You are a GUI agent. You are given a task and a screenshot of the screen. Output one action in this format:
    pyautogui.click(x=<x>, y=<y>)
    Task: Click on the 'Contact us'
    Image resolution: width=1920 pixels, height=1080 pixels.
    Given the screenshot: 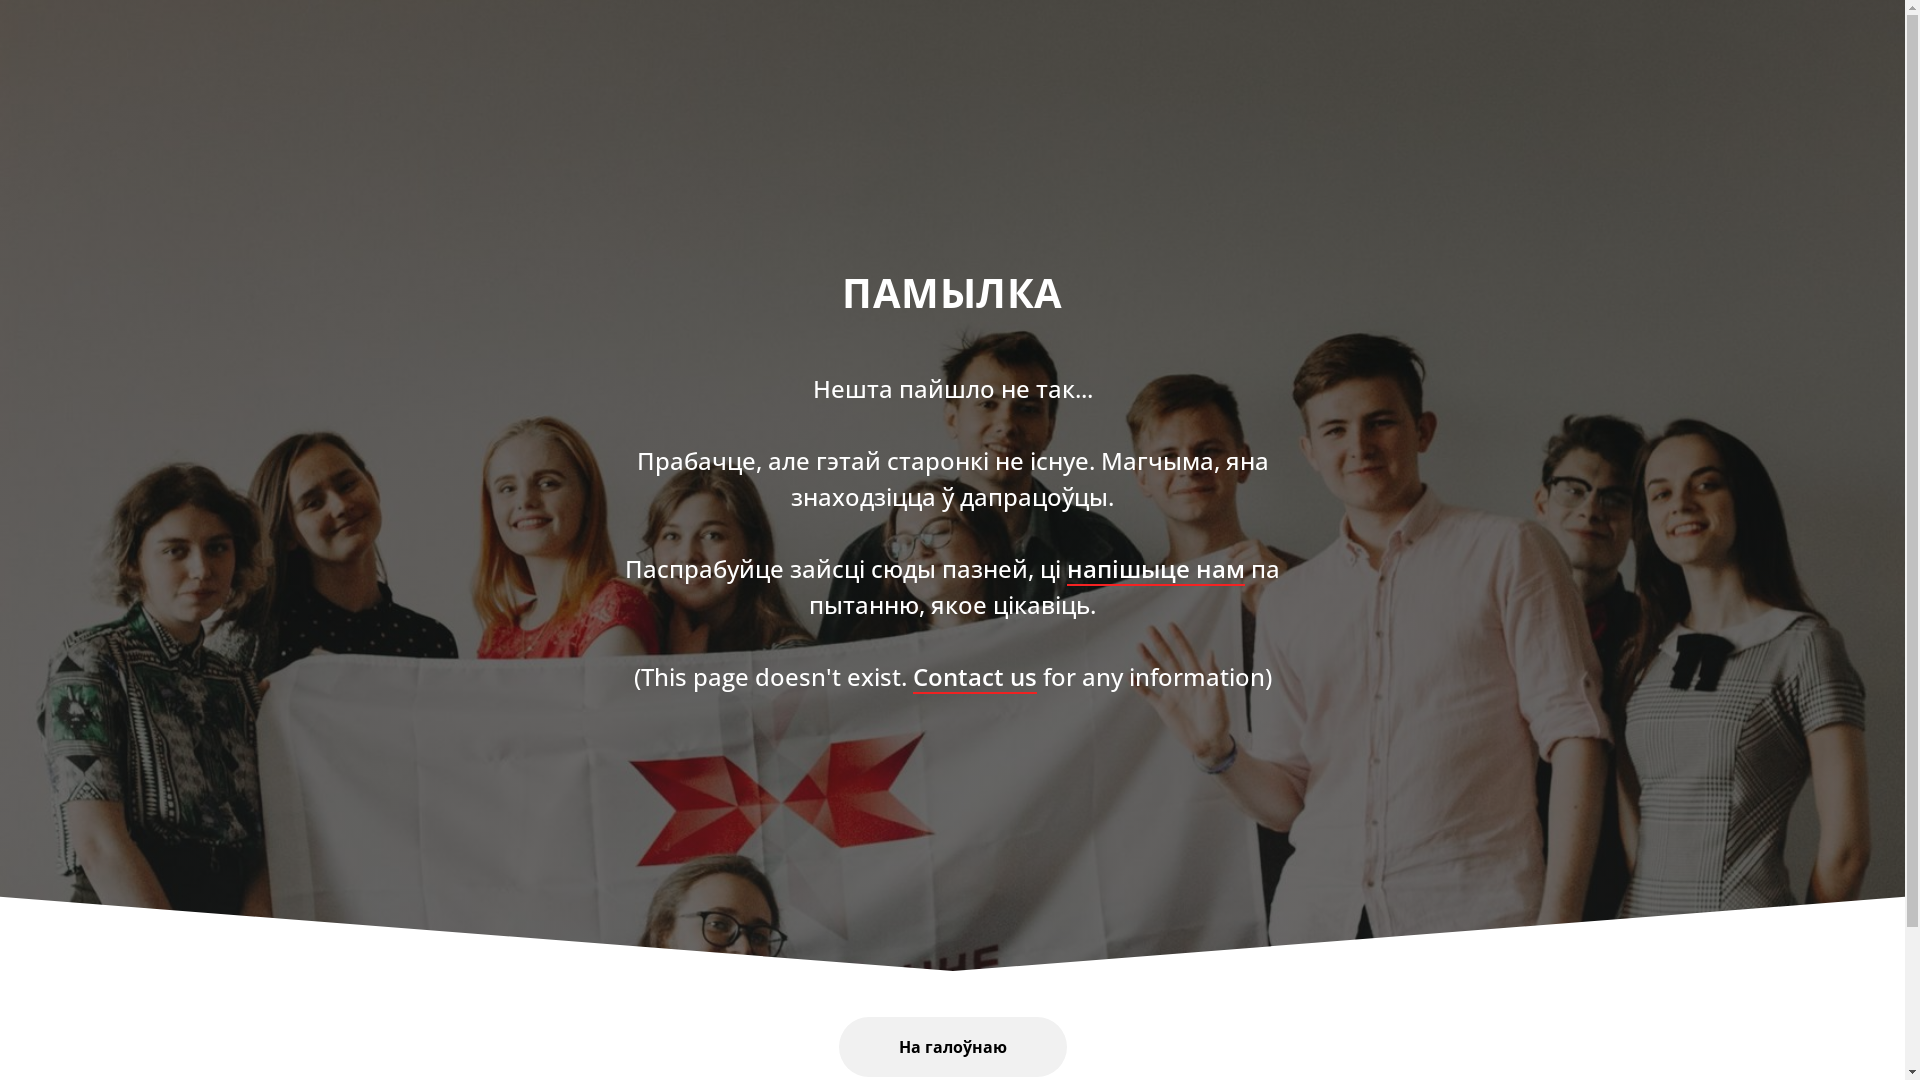 What is the action you would take?
    pyautogui.click(x=974, y=676)
    